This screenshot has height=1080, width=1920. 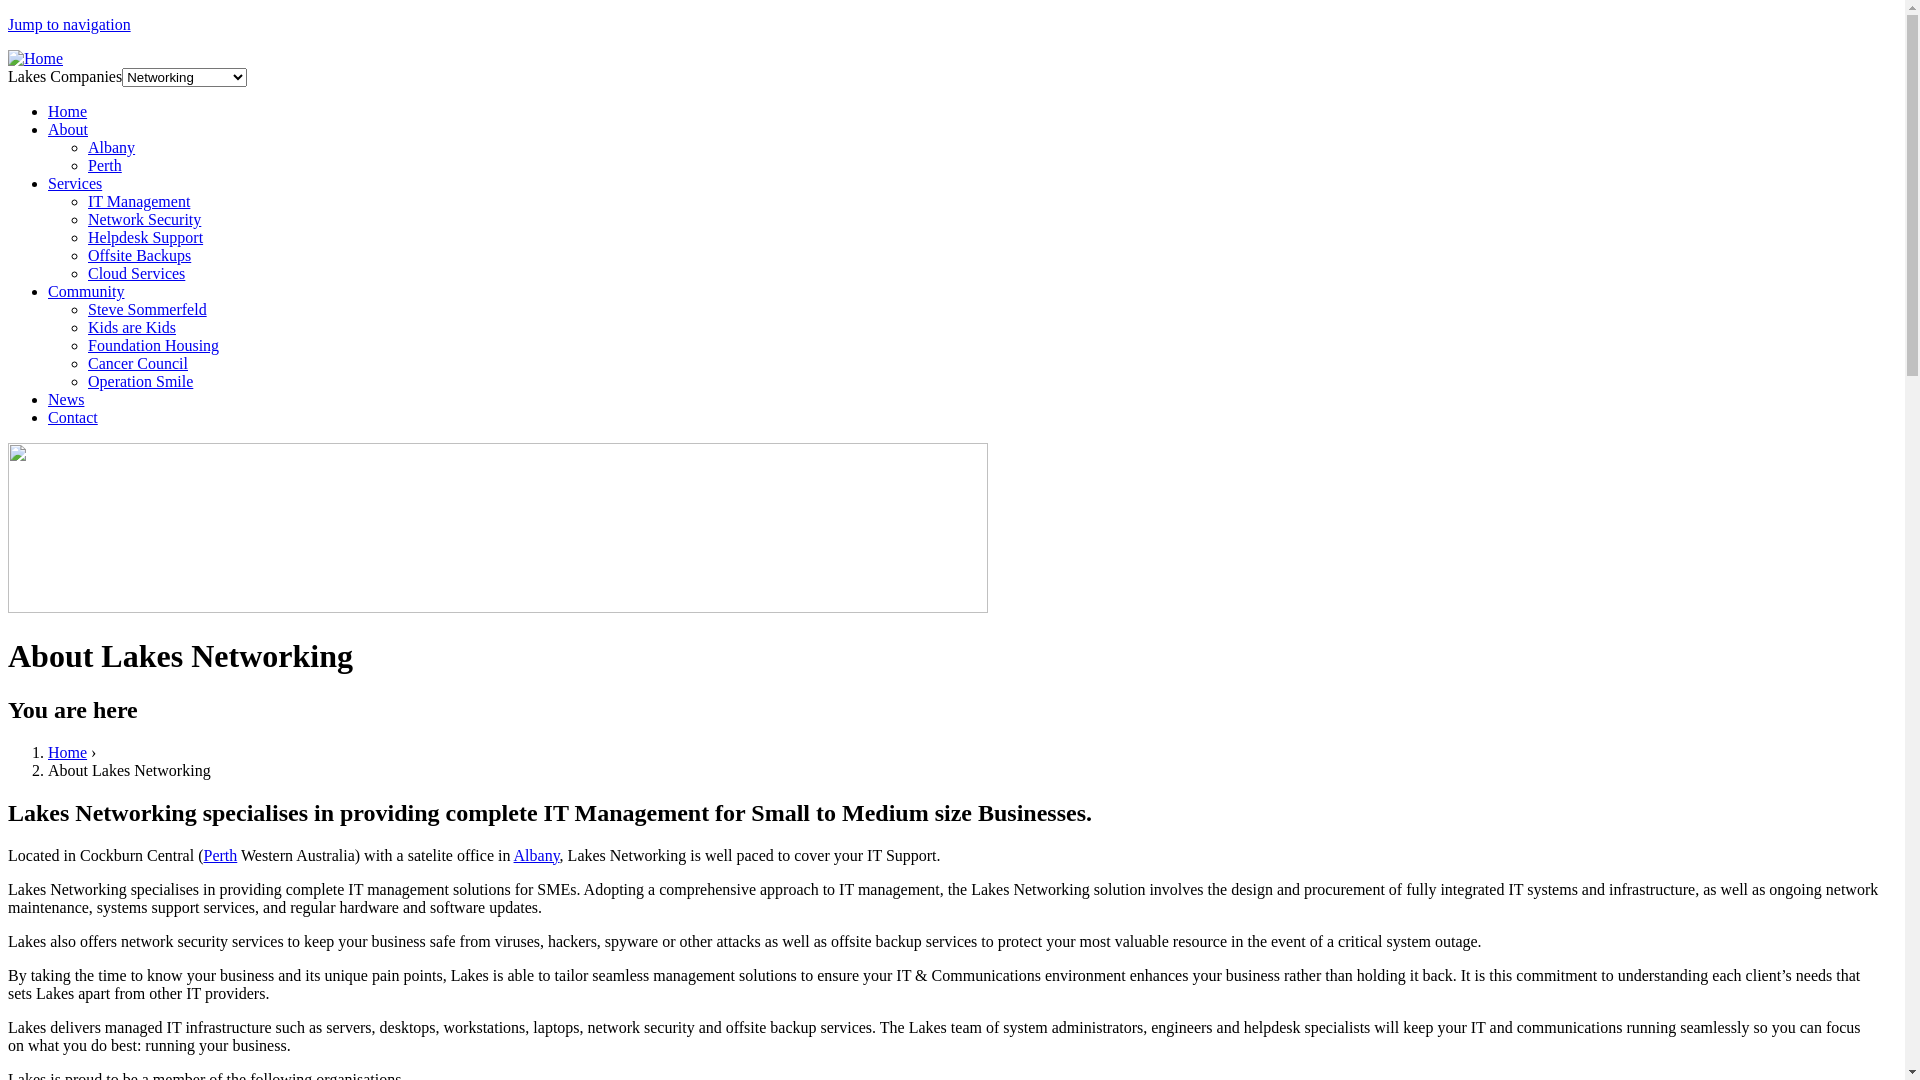 What do you see at coordinates (143, 219) in the screenshot?
I see `'Network Security'` at bounding box center [143, 219].